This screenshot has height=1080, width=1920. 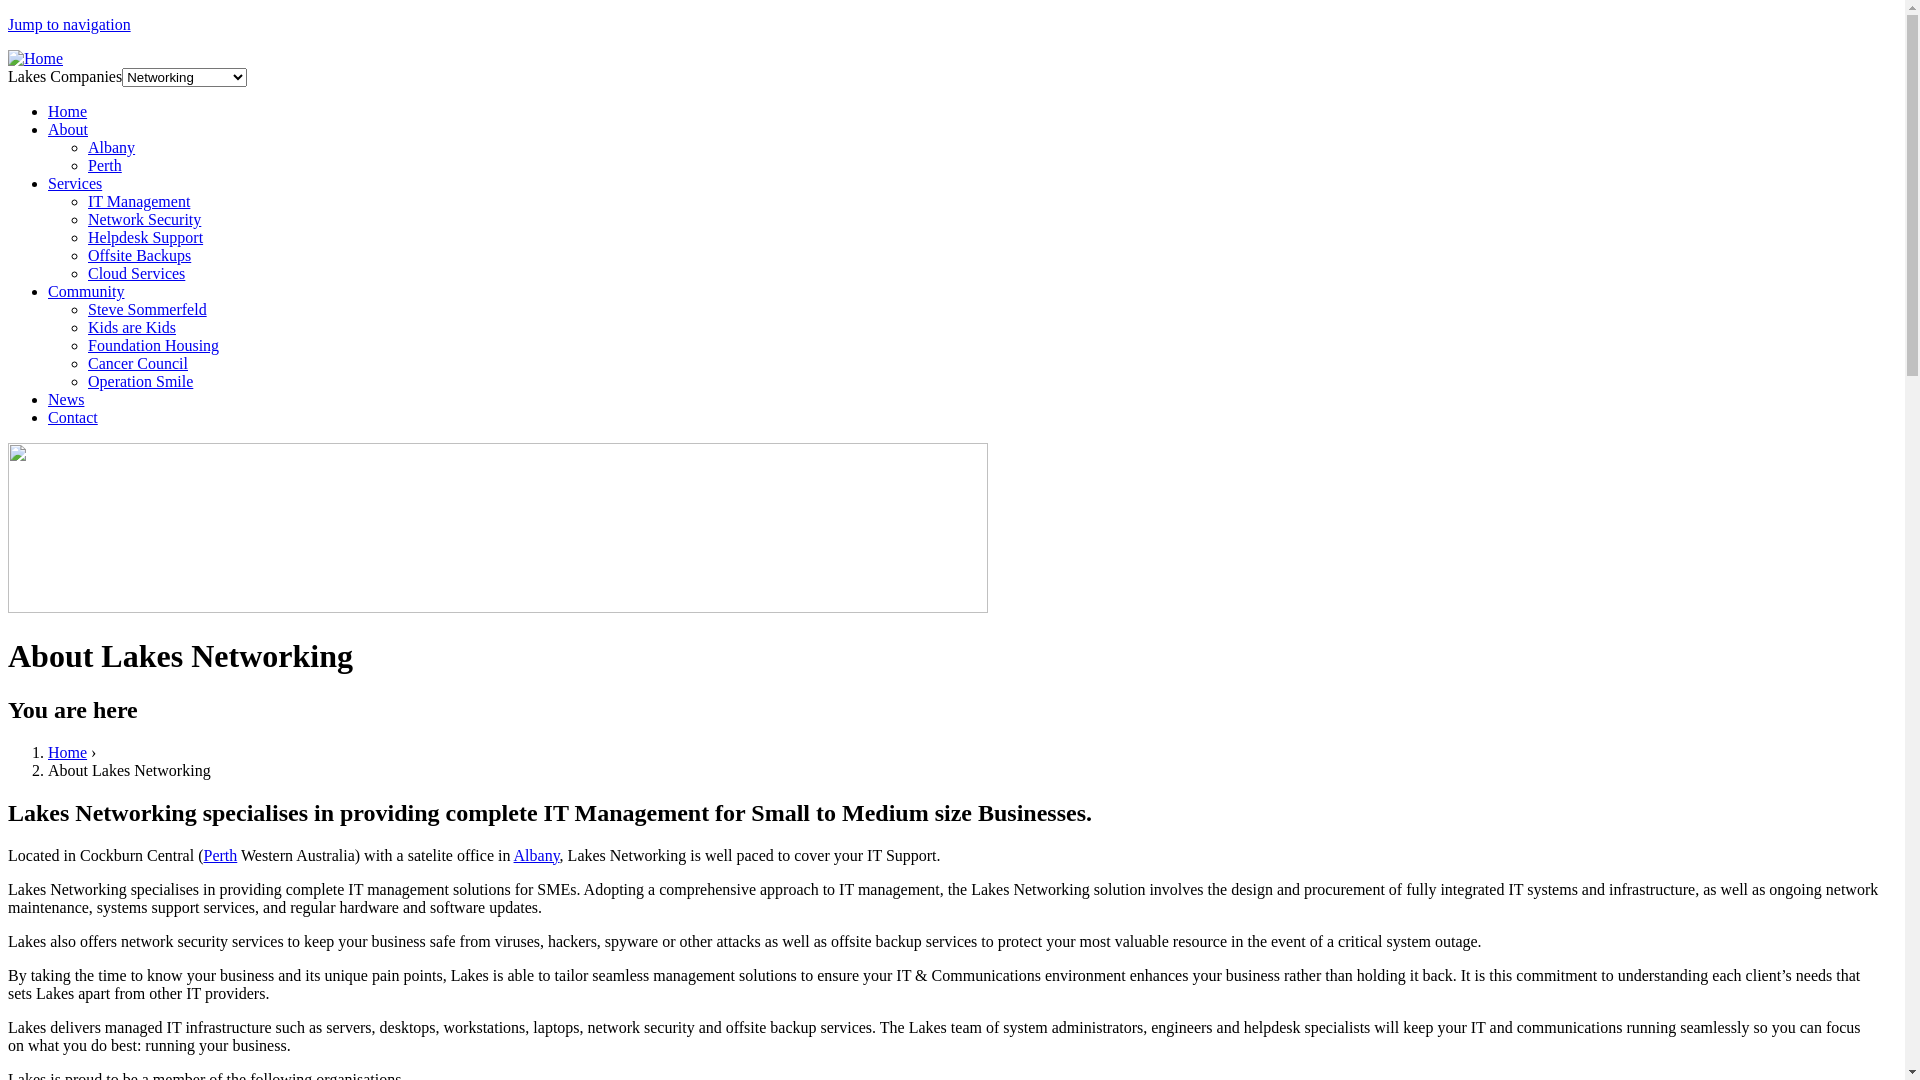 What do you see at coordinates (143, 219) in the screenshot?
I see `'Network Security'` at bounding box center [143, 219].